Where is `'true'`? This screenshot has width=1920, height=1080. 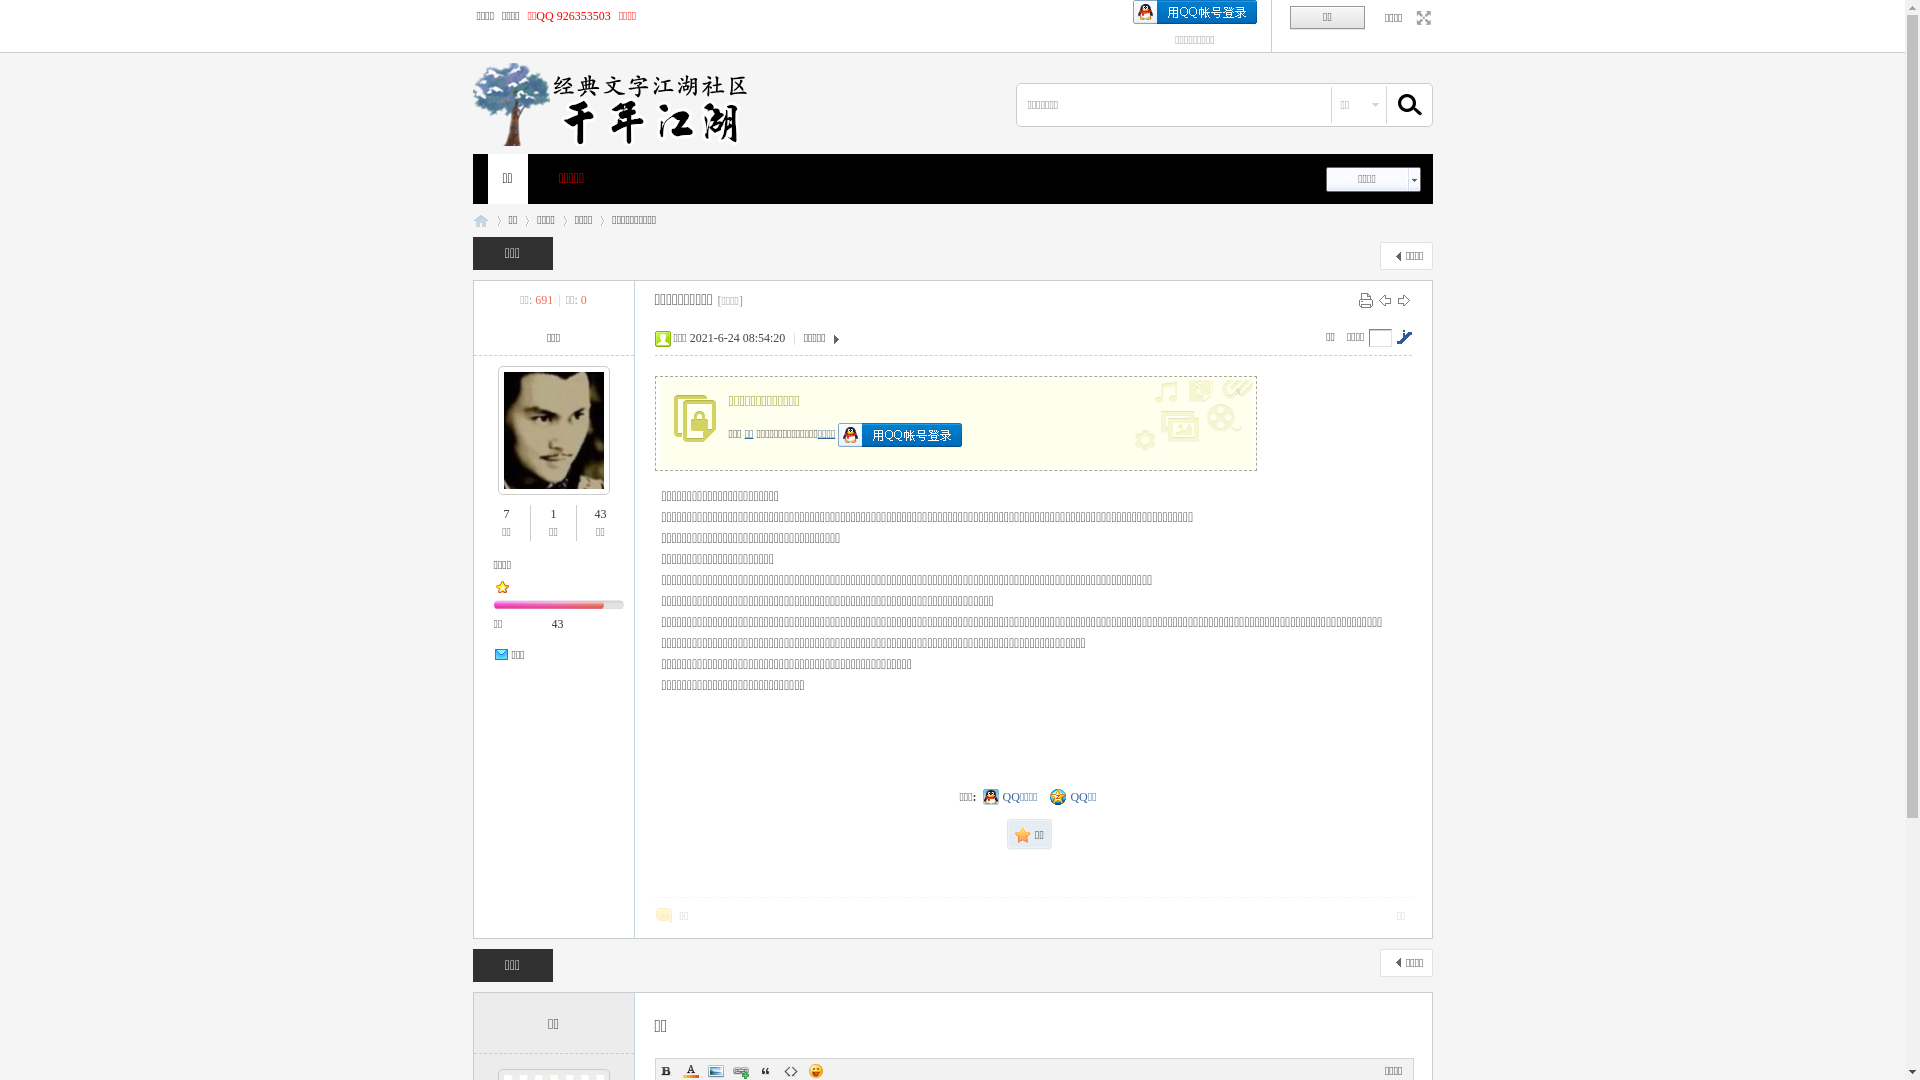
'true' is located at coordinates (1398, 105).